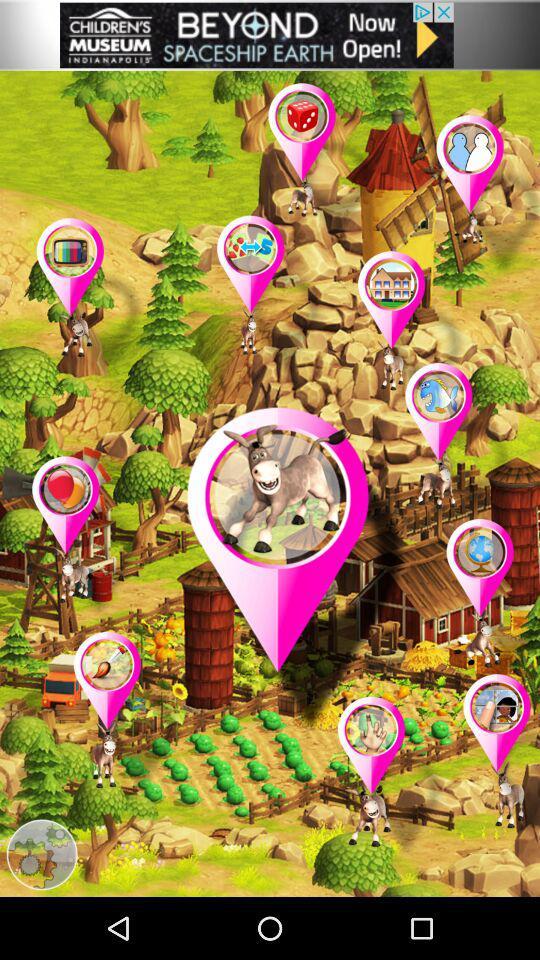 The width and height of the screenshot is (540, 960). What do you see at coordinates (44, 921) in the screenshot?
I see `the settings icon` at bounding box center [44, 921].